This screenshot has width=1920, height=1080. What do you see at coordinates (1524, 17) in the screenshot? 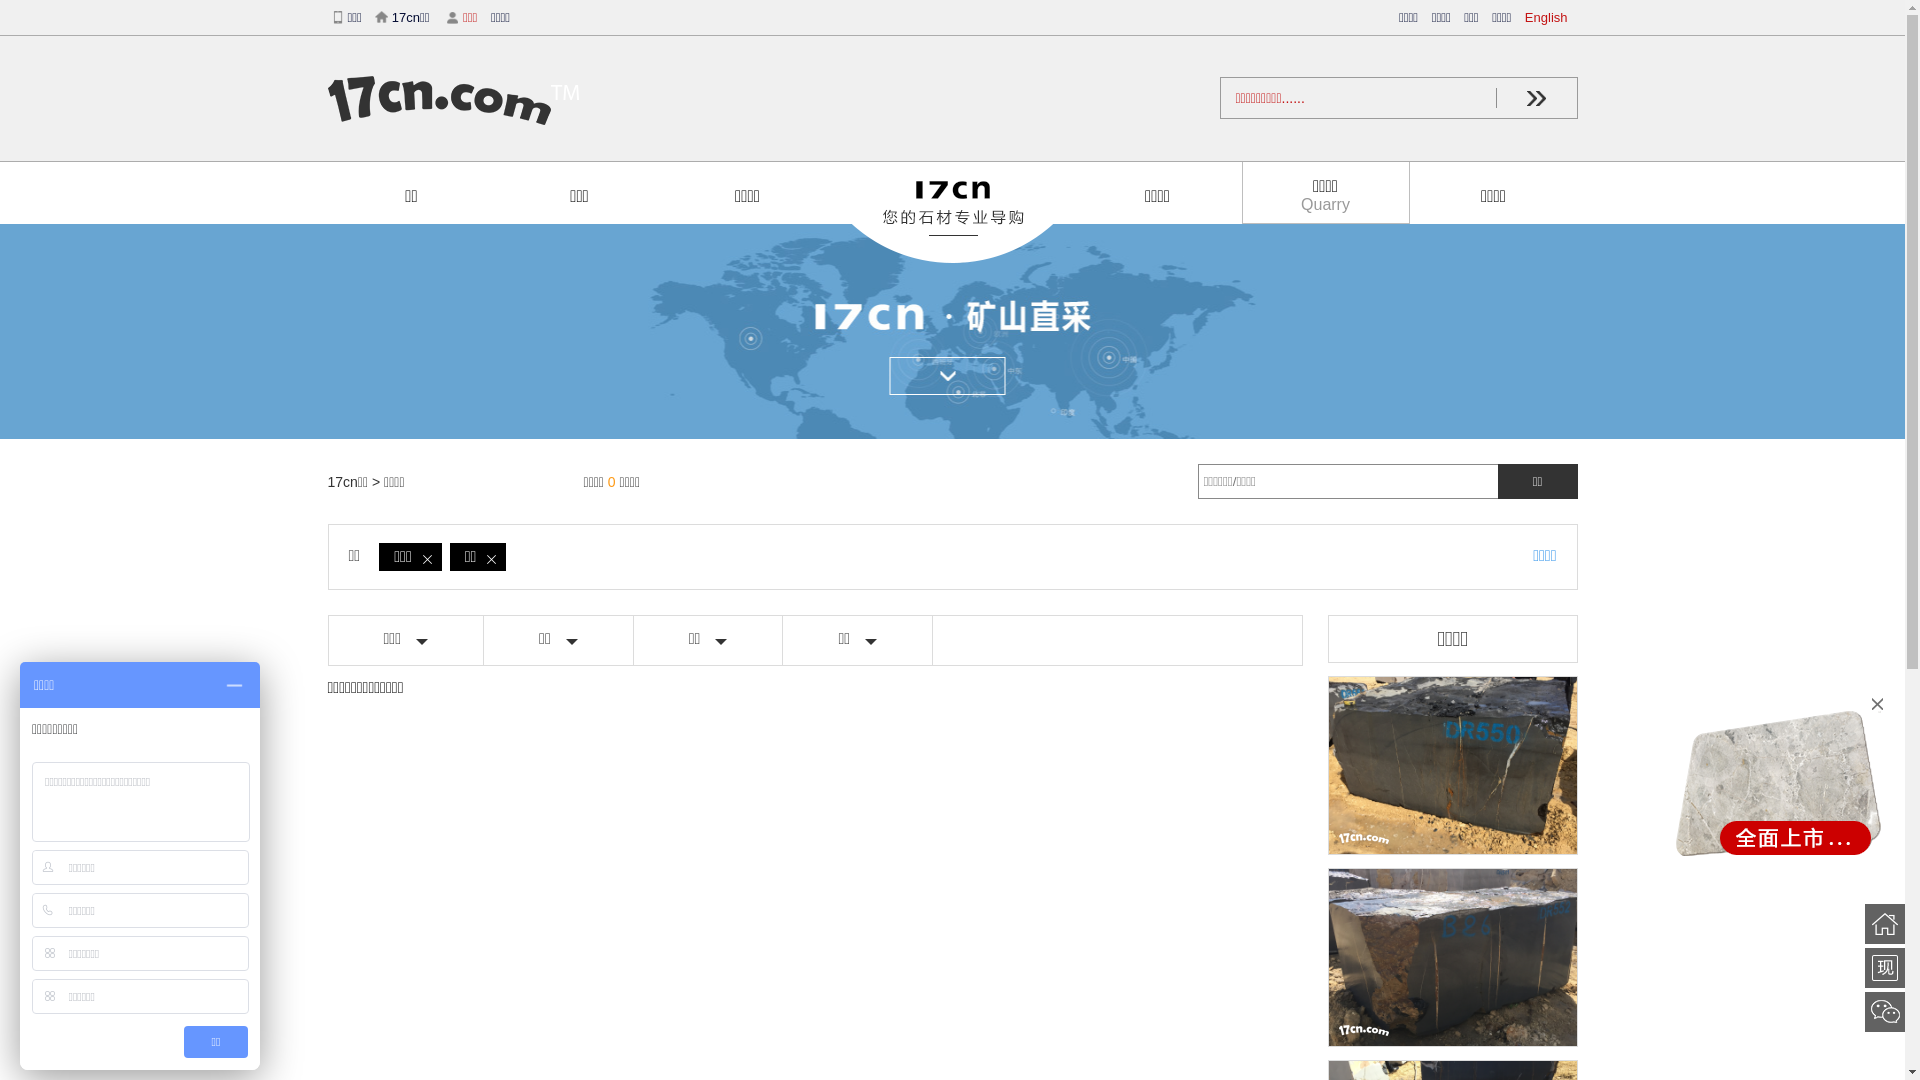
I see `'English'` at bounding box center [1524, 17].